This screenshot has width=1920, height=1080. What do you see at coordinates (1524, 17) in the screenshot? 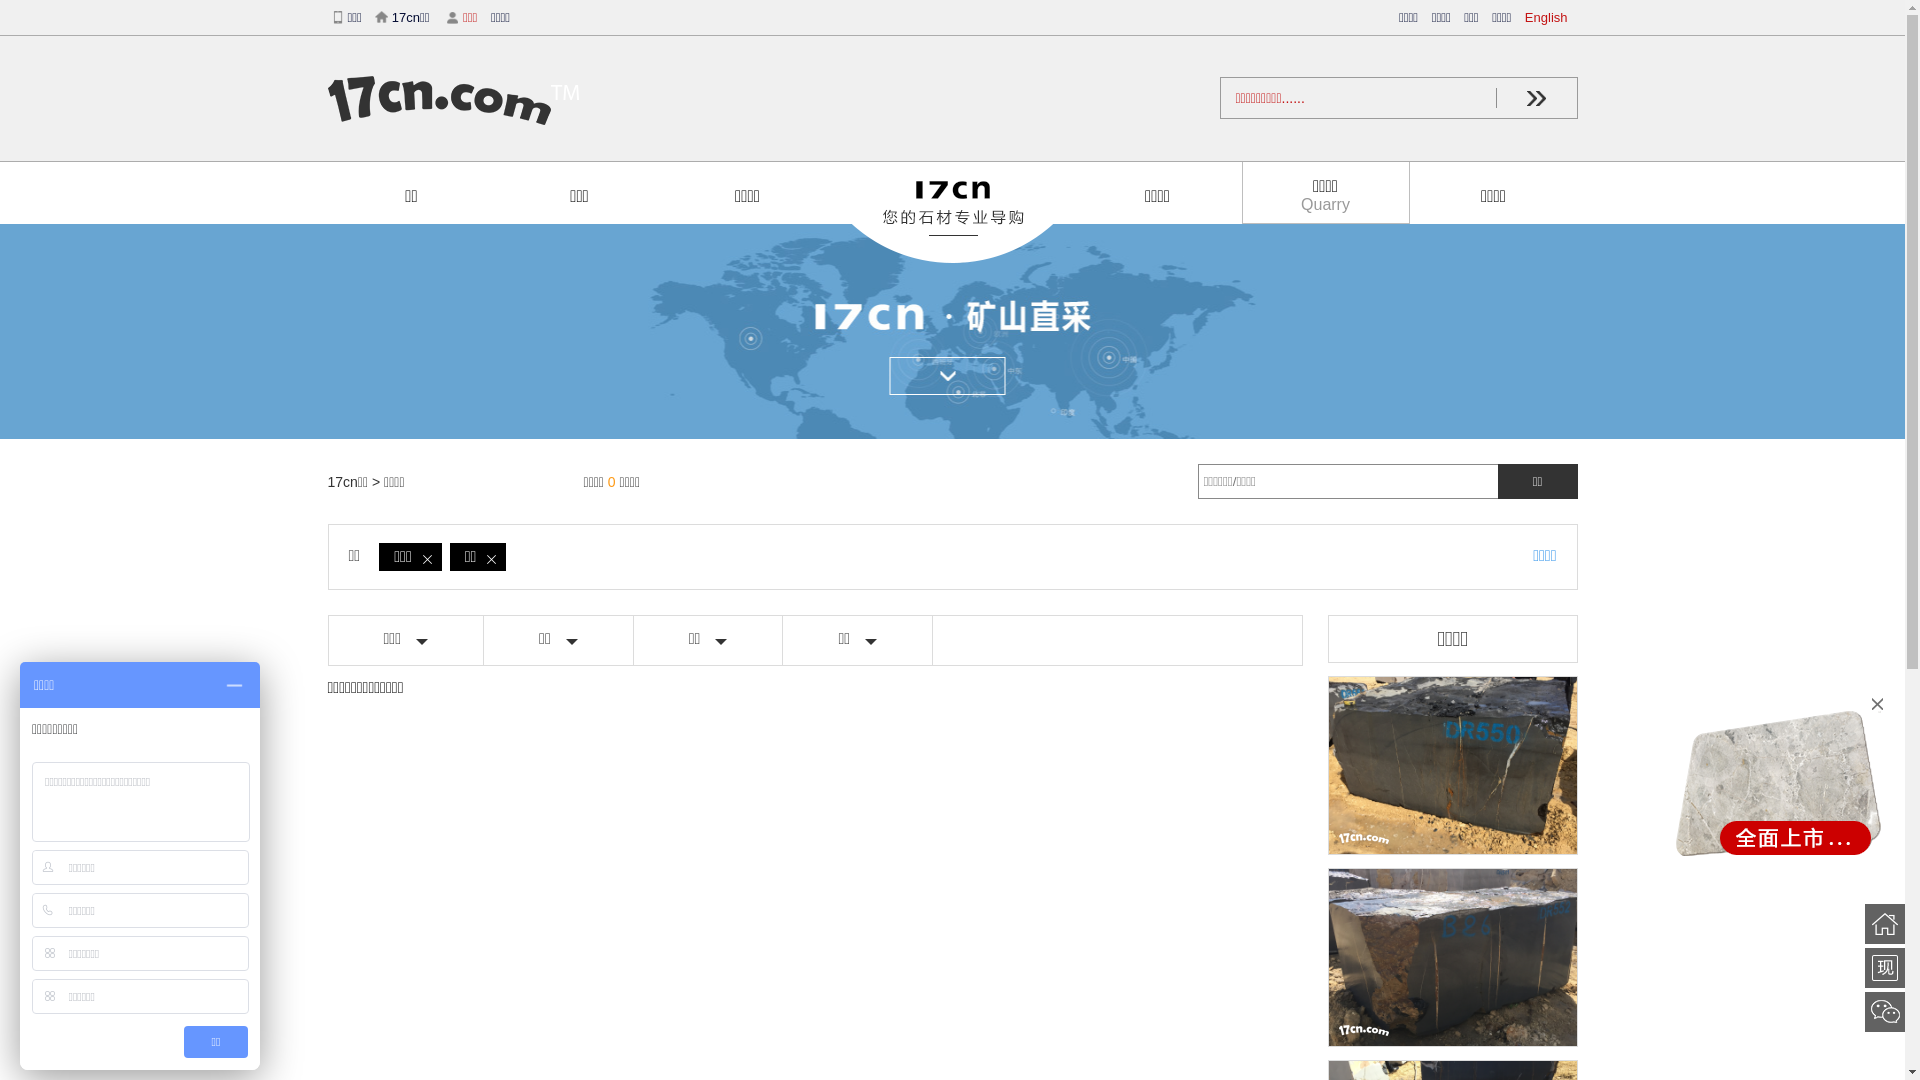
I see `'English'` at bounding box center [1524, 17].